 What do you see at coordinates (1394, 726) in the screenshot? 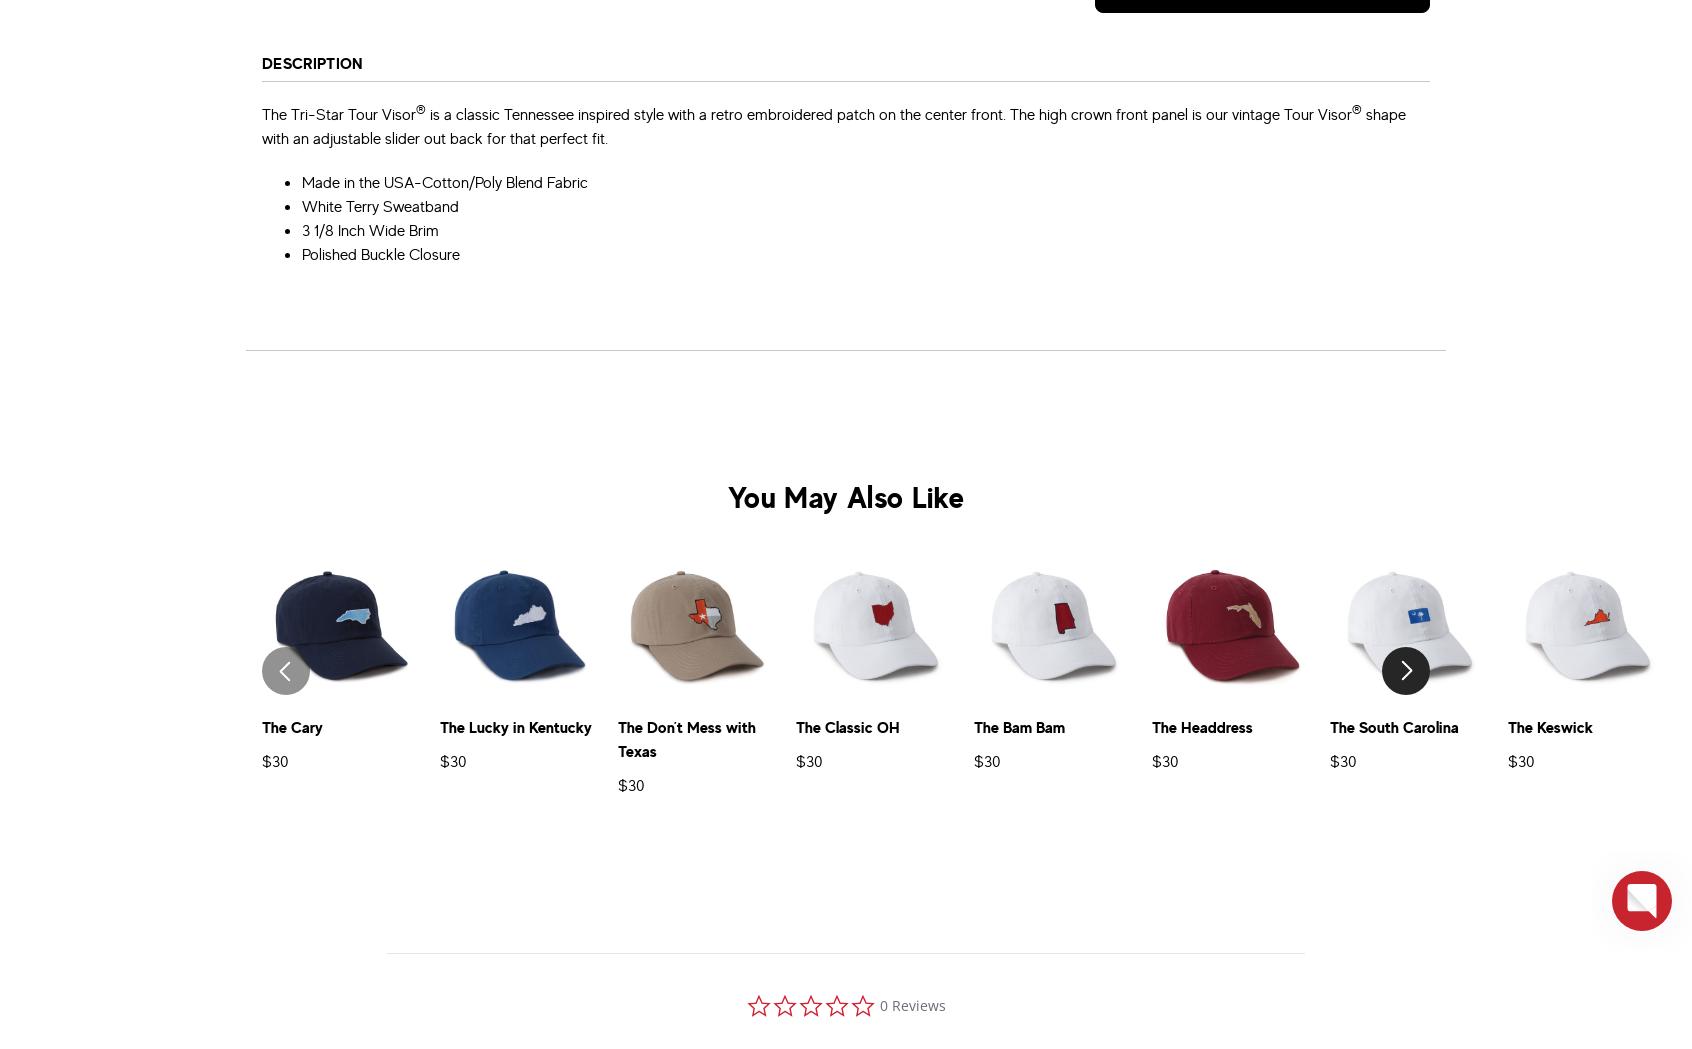
I see `'The South Carolina'` at bounding box center [1394, 726].